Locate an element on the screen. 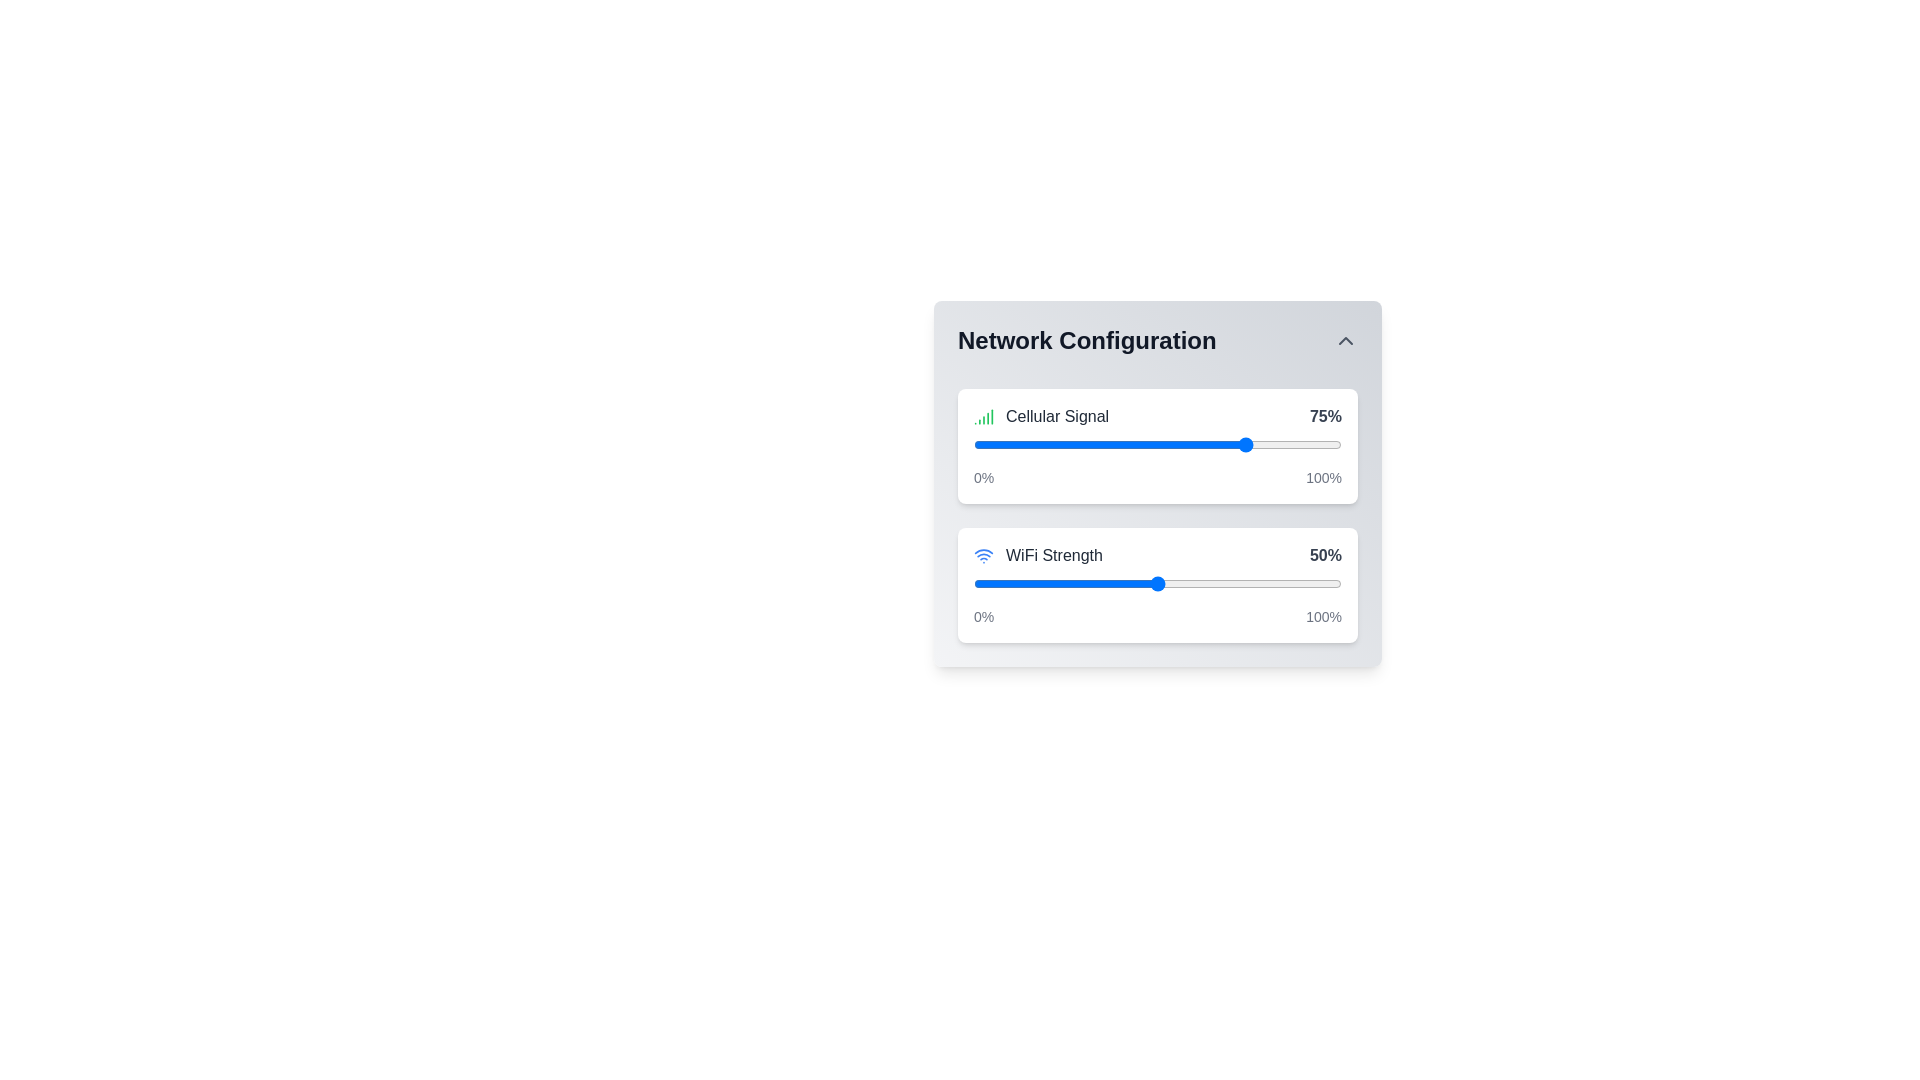  the WiFi strength is located at coordinates (1057, 583).